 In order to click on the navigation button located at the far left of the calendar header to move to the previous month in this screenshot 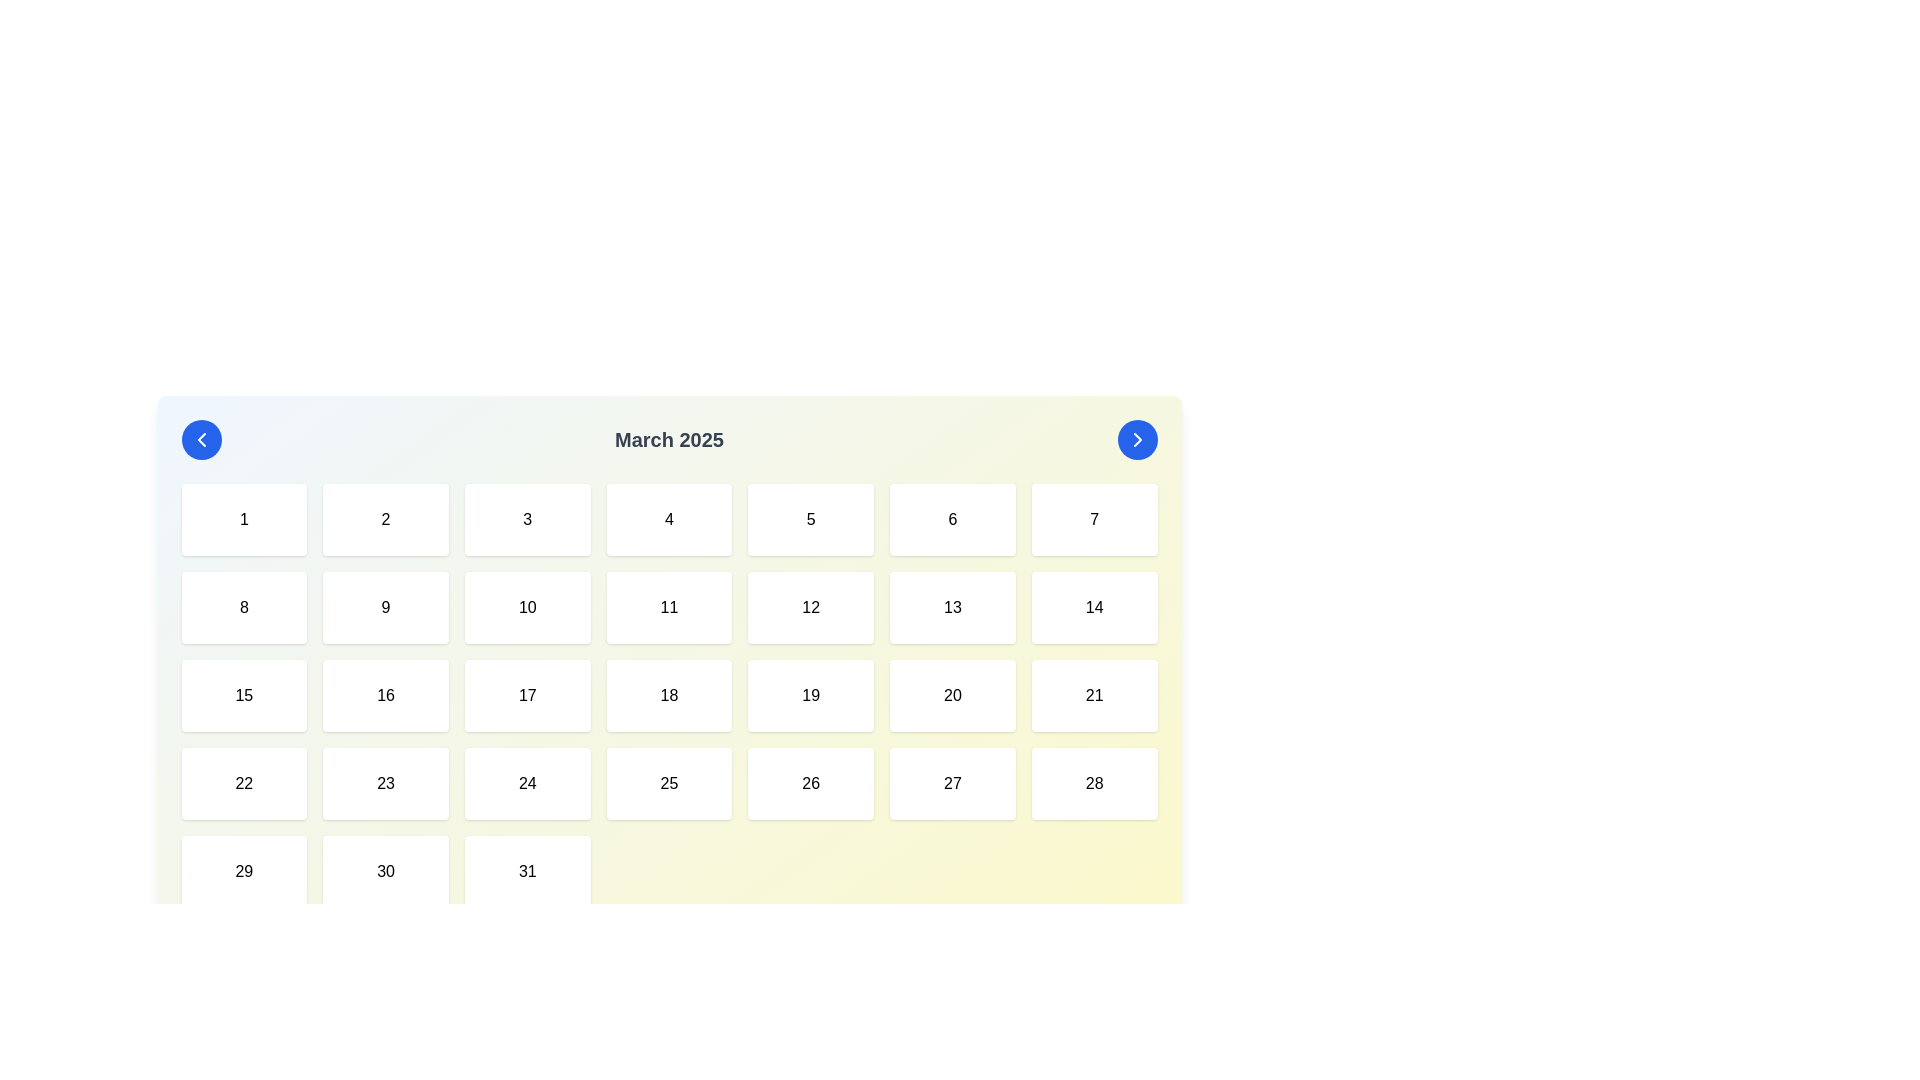, I will do `click(201, 438)`.